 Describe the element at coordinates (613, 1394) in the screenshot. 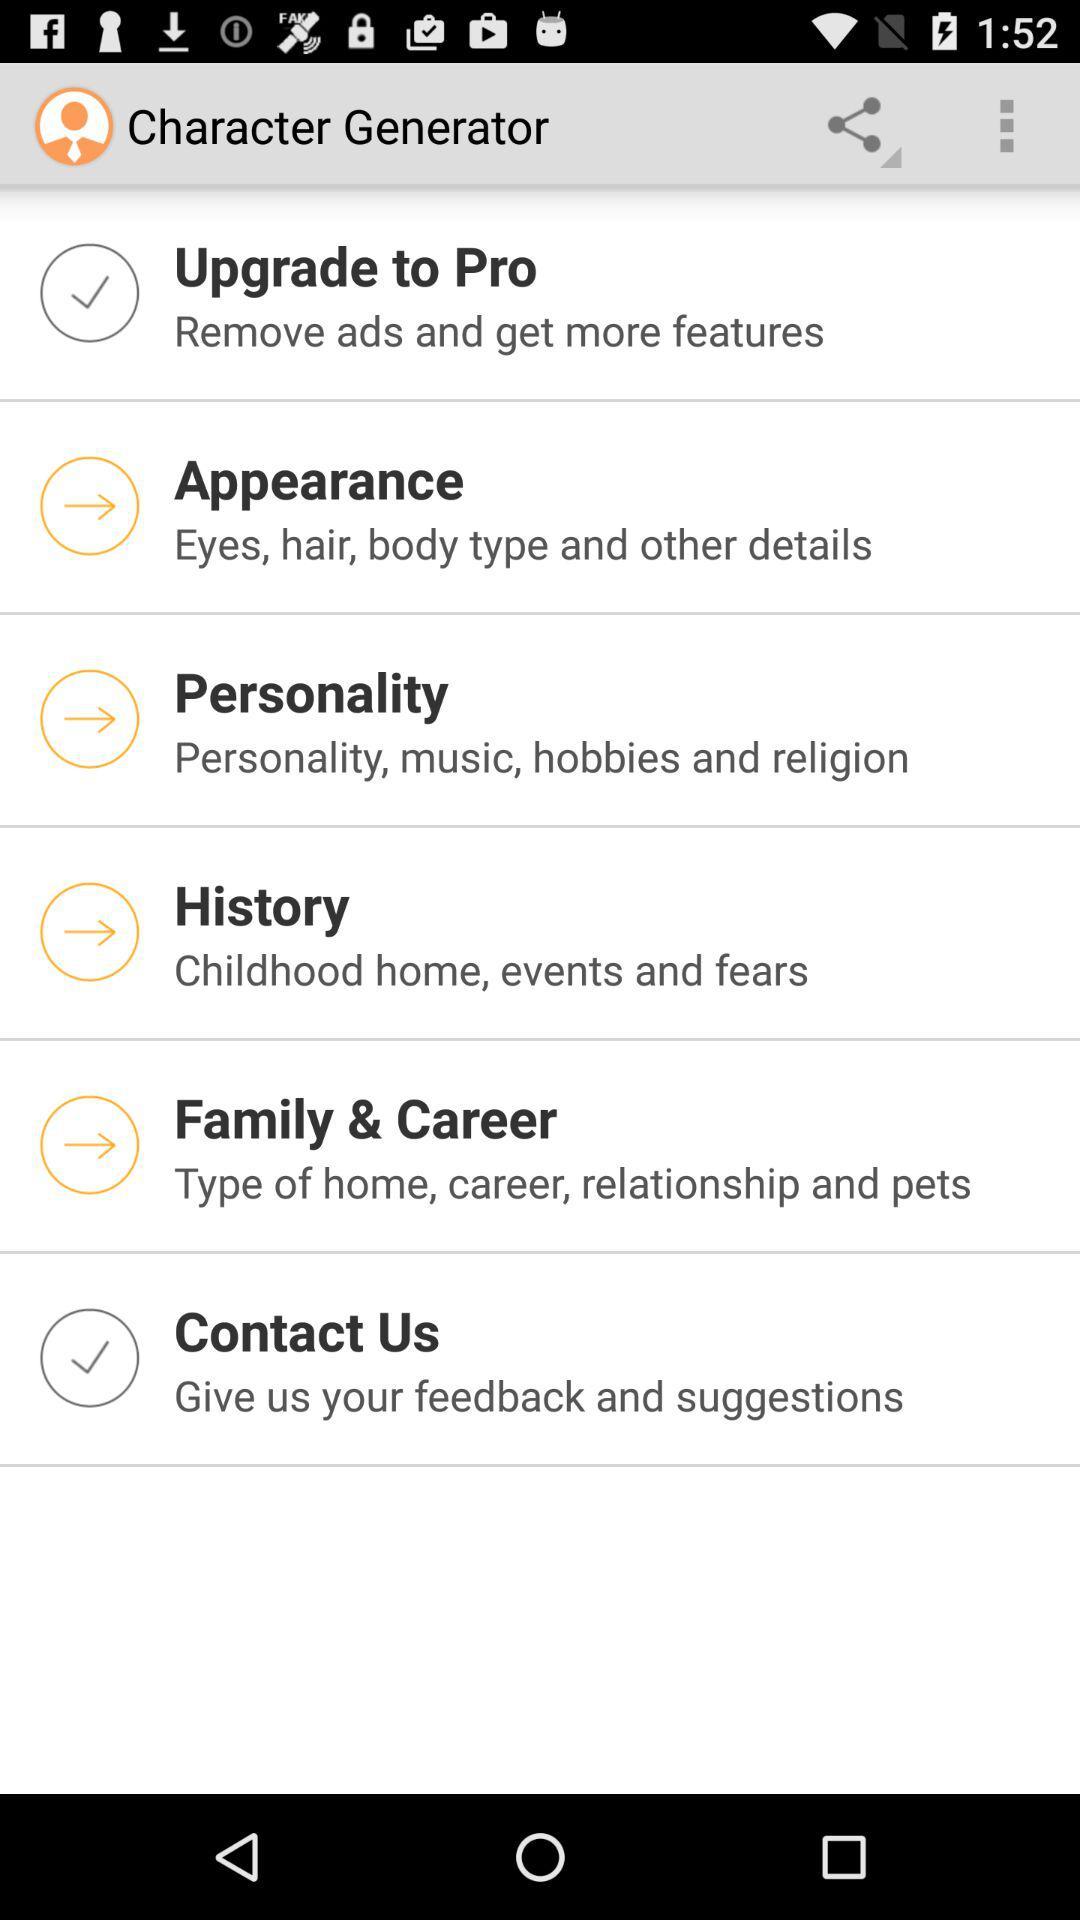

I see `give us your app` at that location.